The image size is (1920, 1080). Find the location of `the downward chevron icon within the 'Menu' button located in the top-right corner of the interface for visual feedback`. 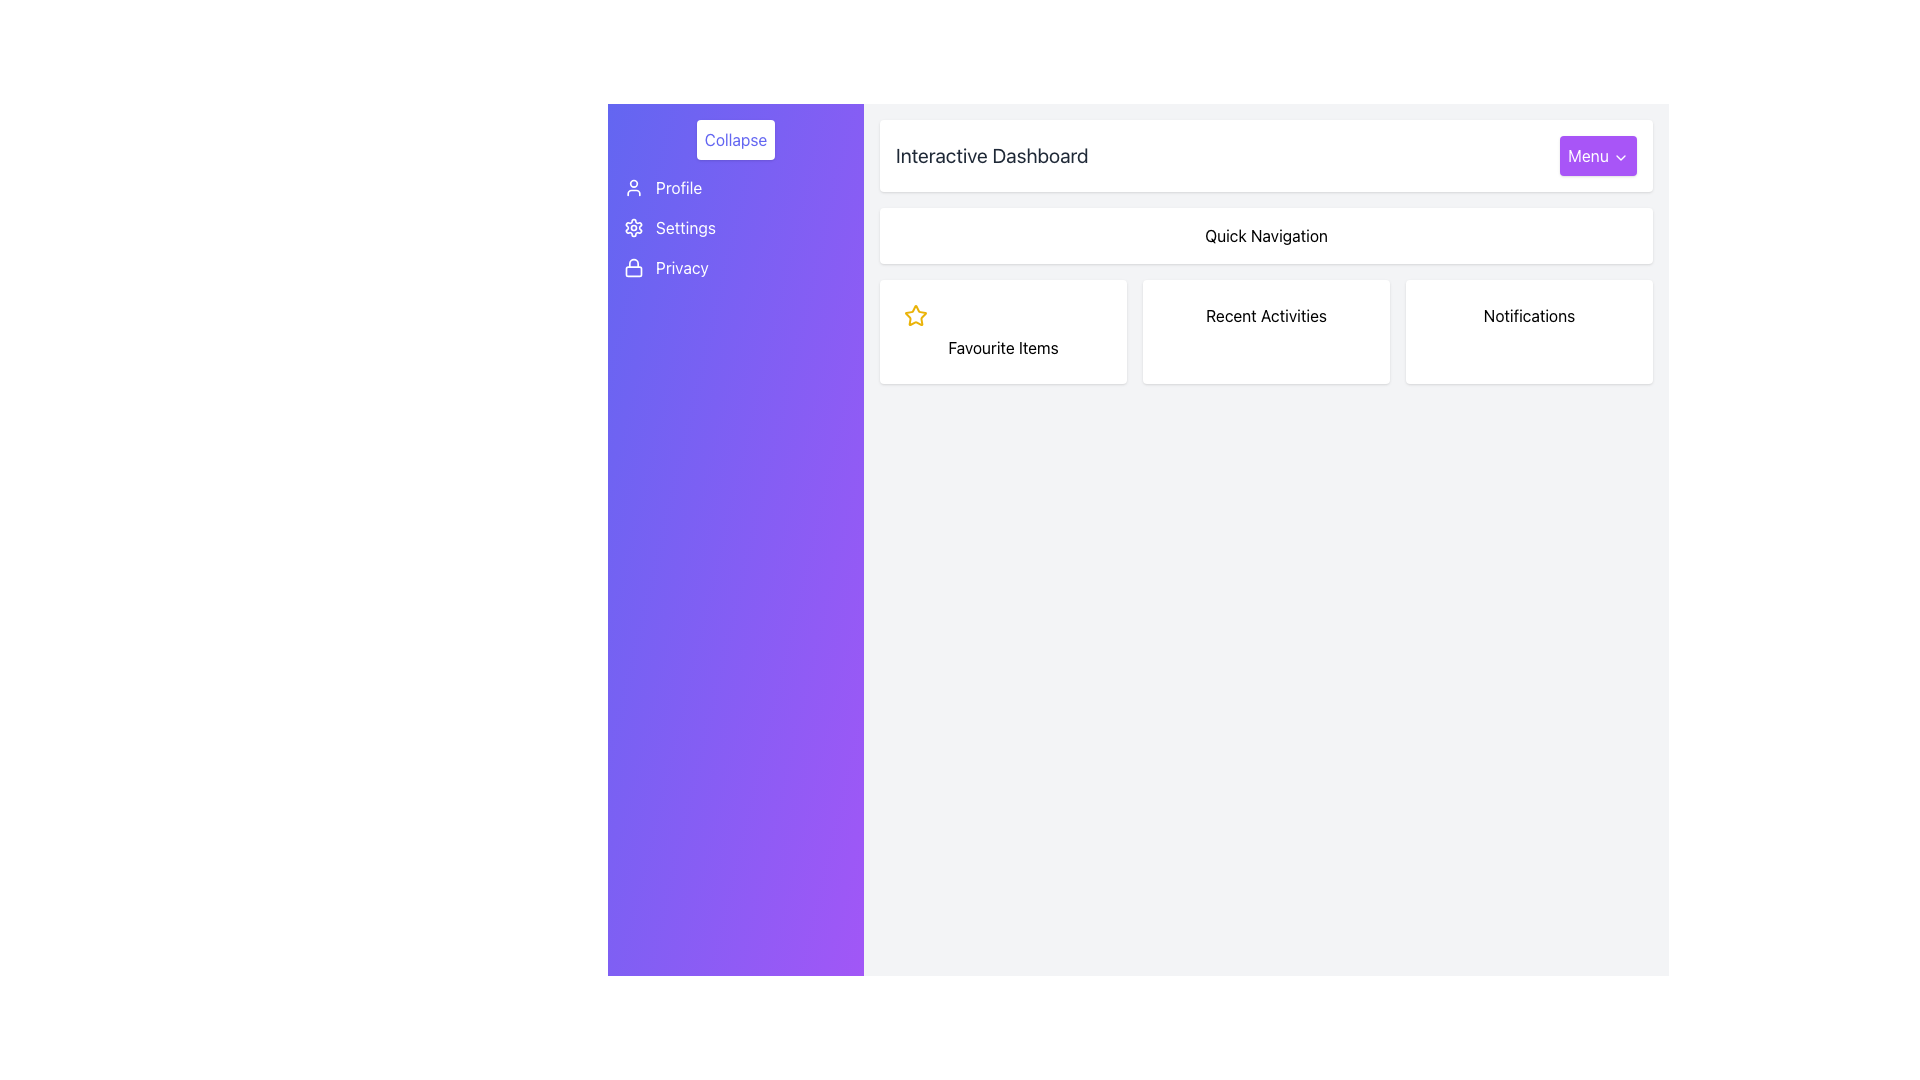

the downward chevron icon within the 'Menu' button located in the top-right corner of the interface for visual feedback is located at coordinates (1621, 156).